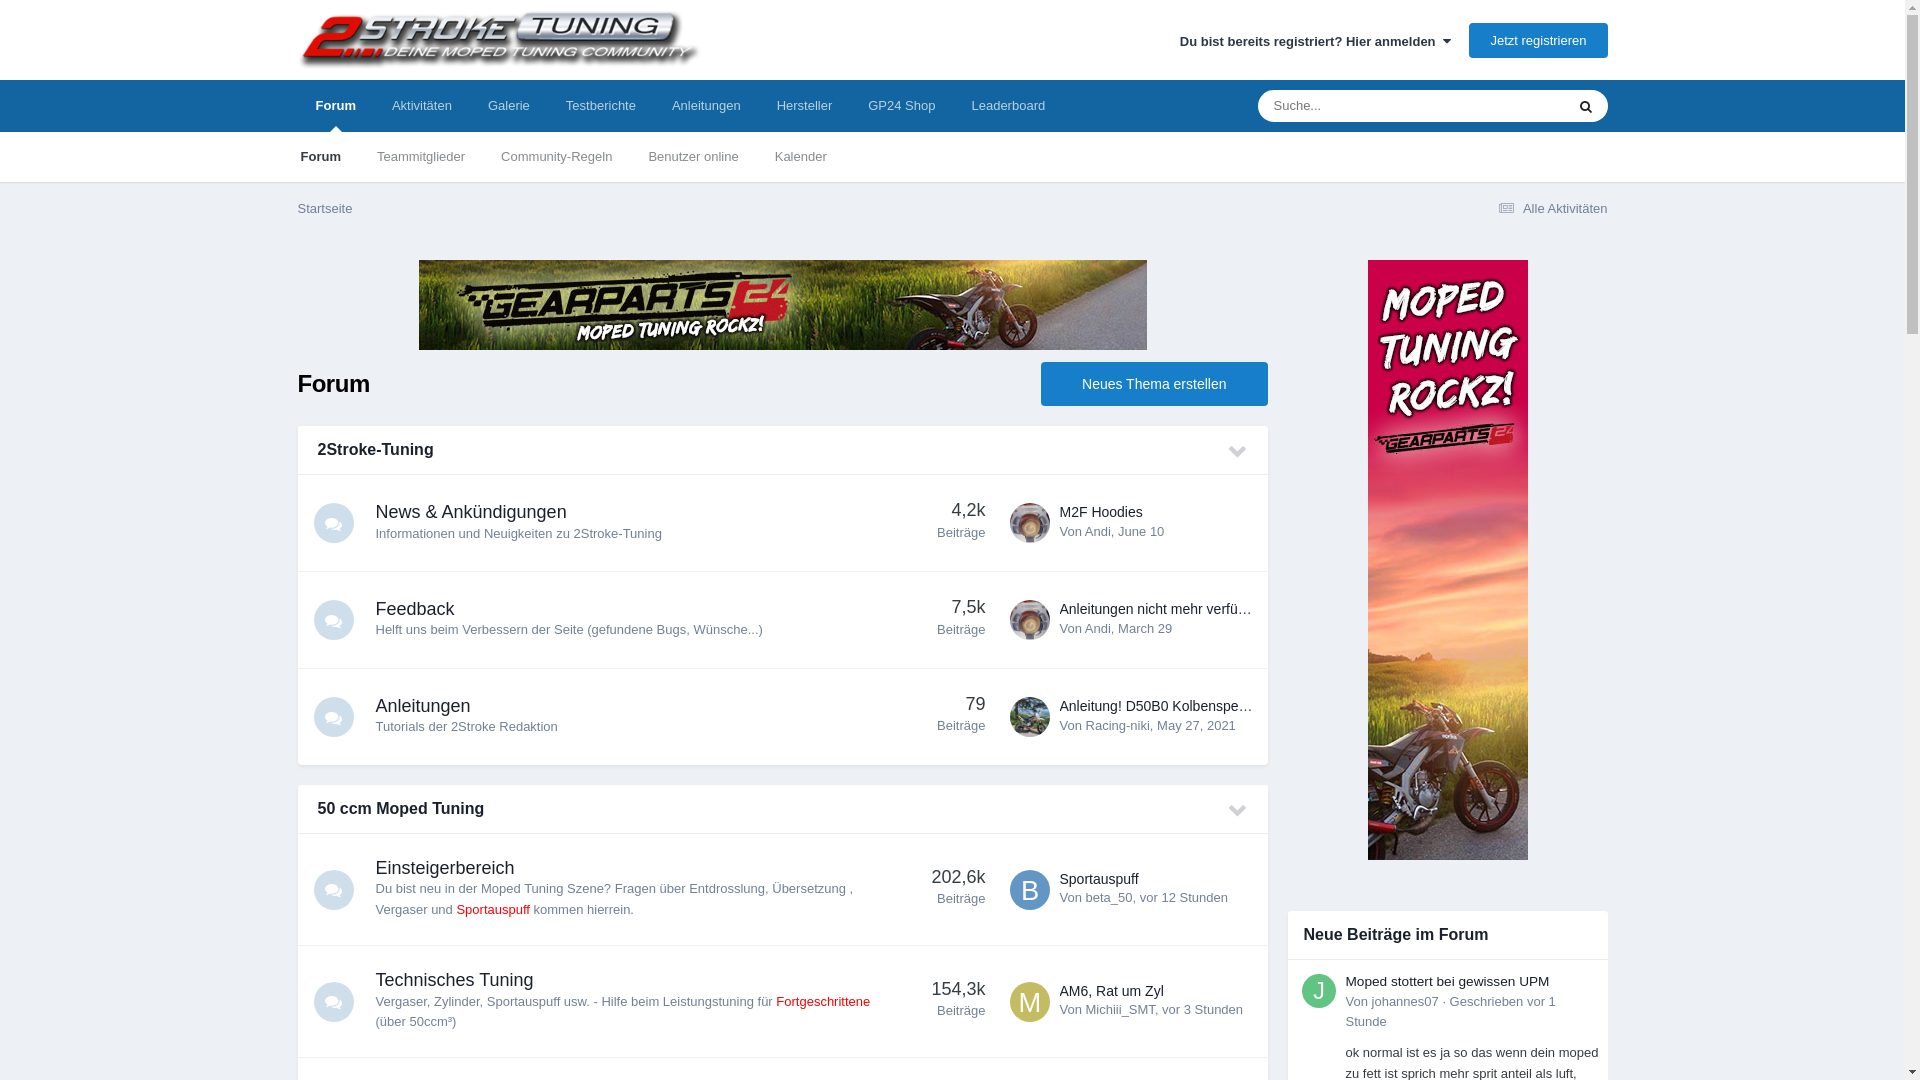  Describe the element at coordinates (400, 807) in the screenshot. I see `'50 ccm Moped Tuning'` at that location.